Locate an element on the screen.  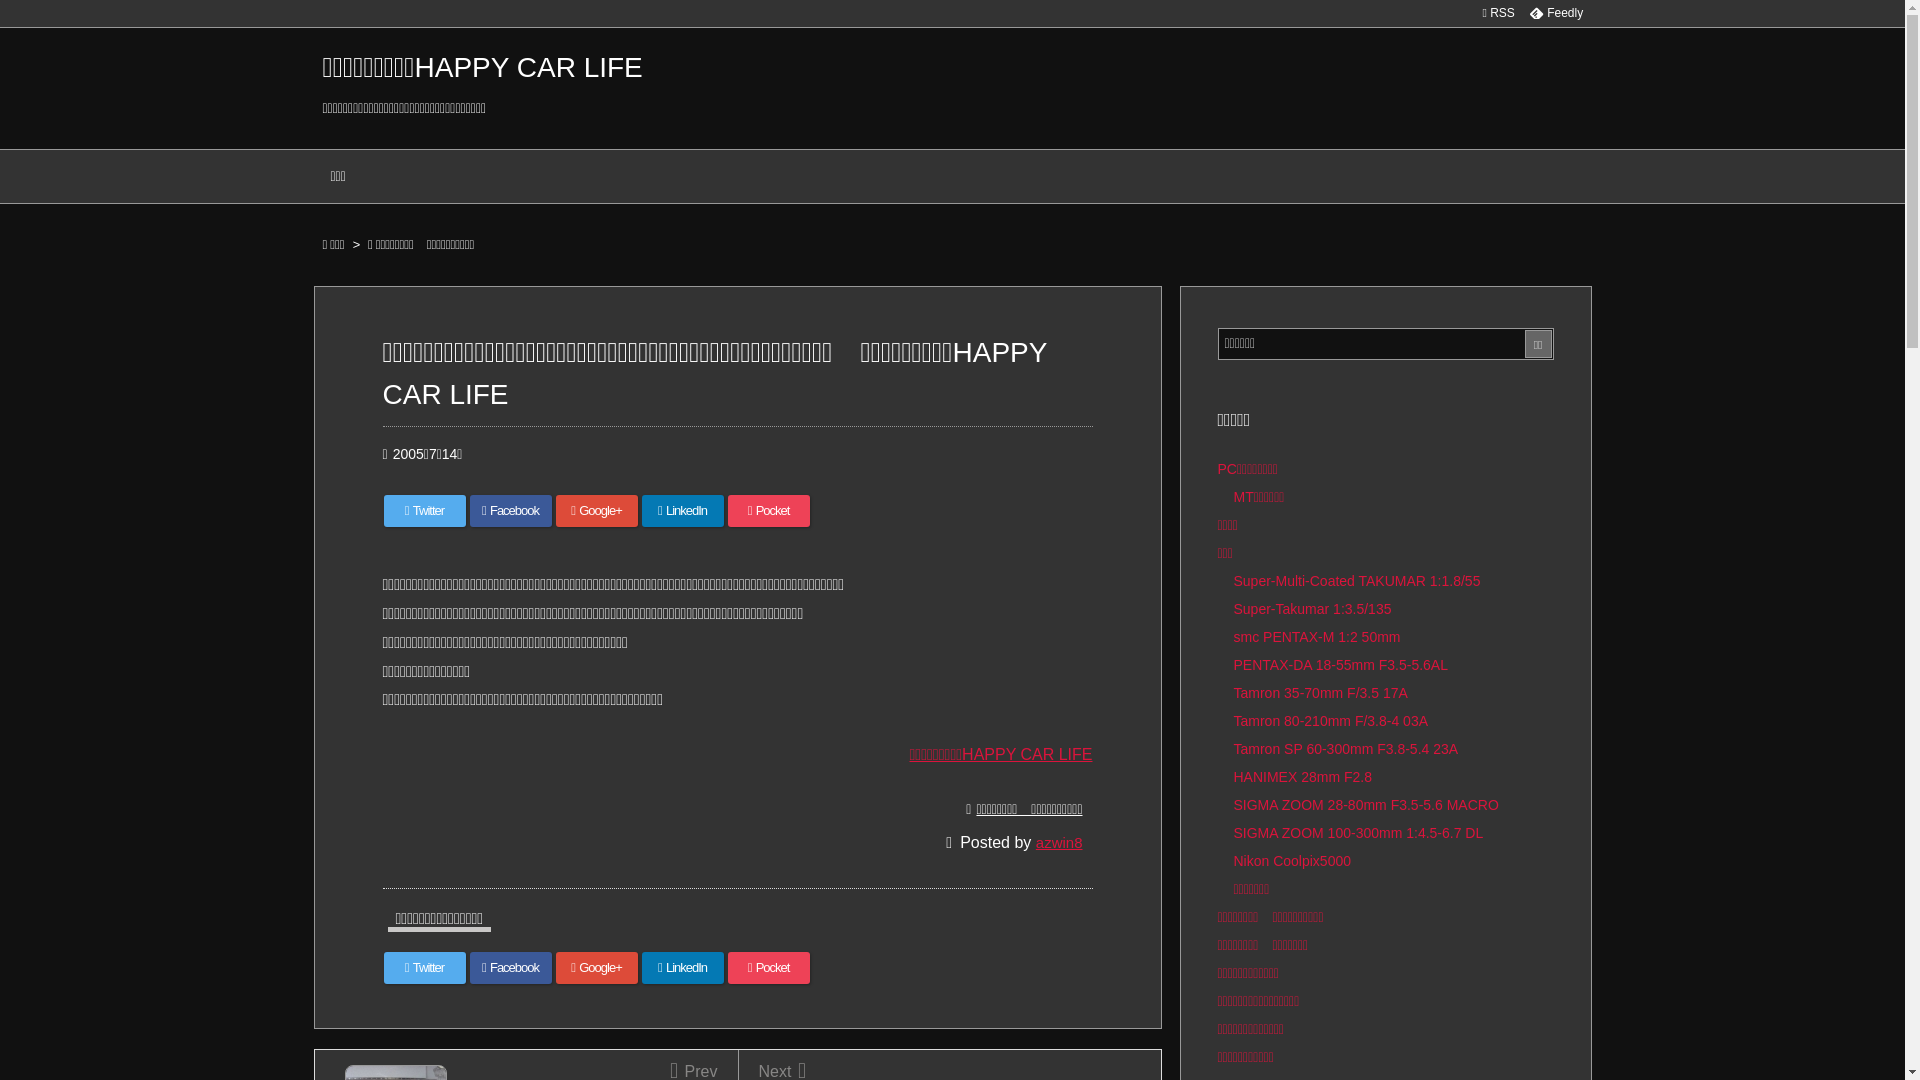
' Facebook' is located at coordinates (510, 509).